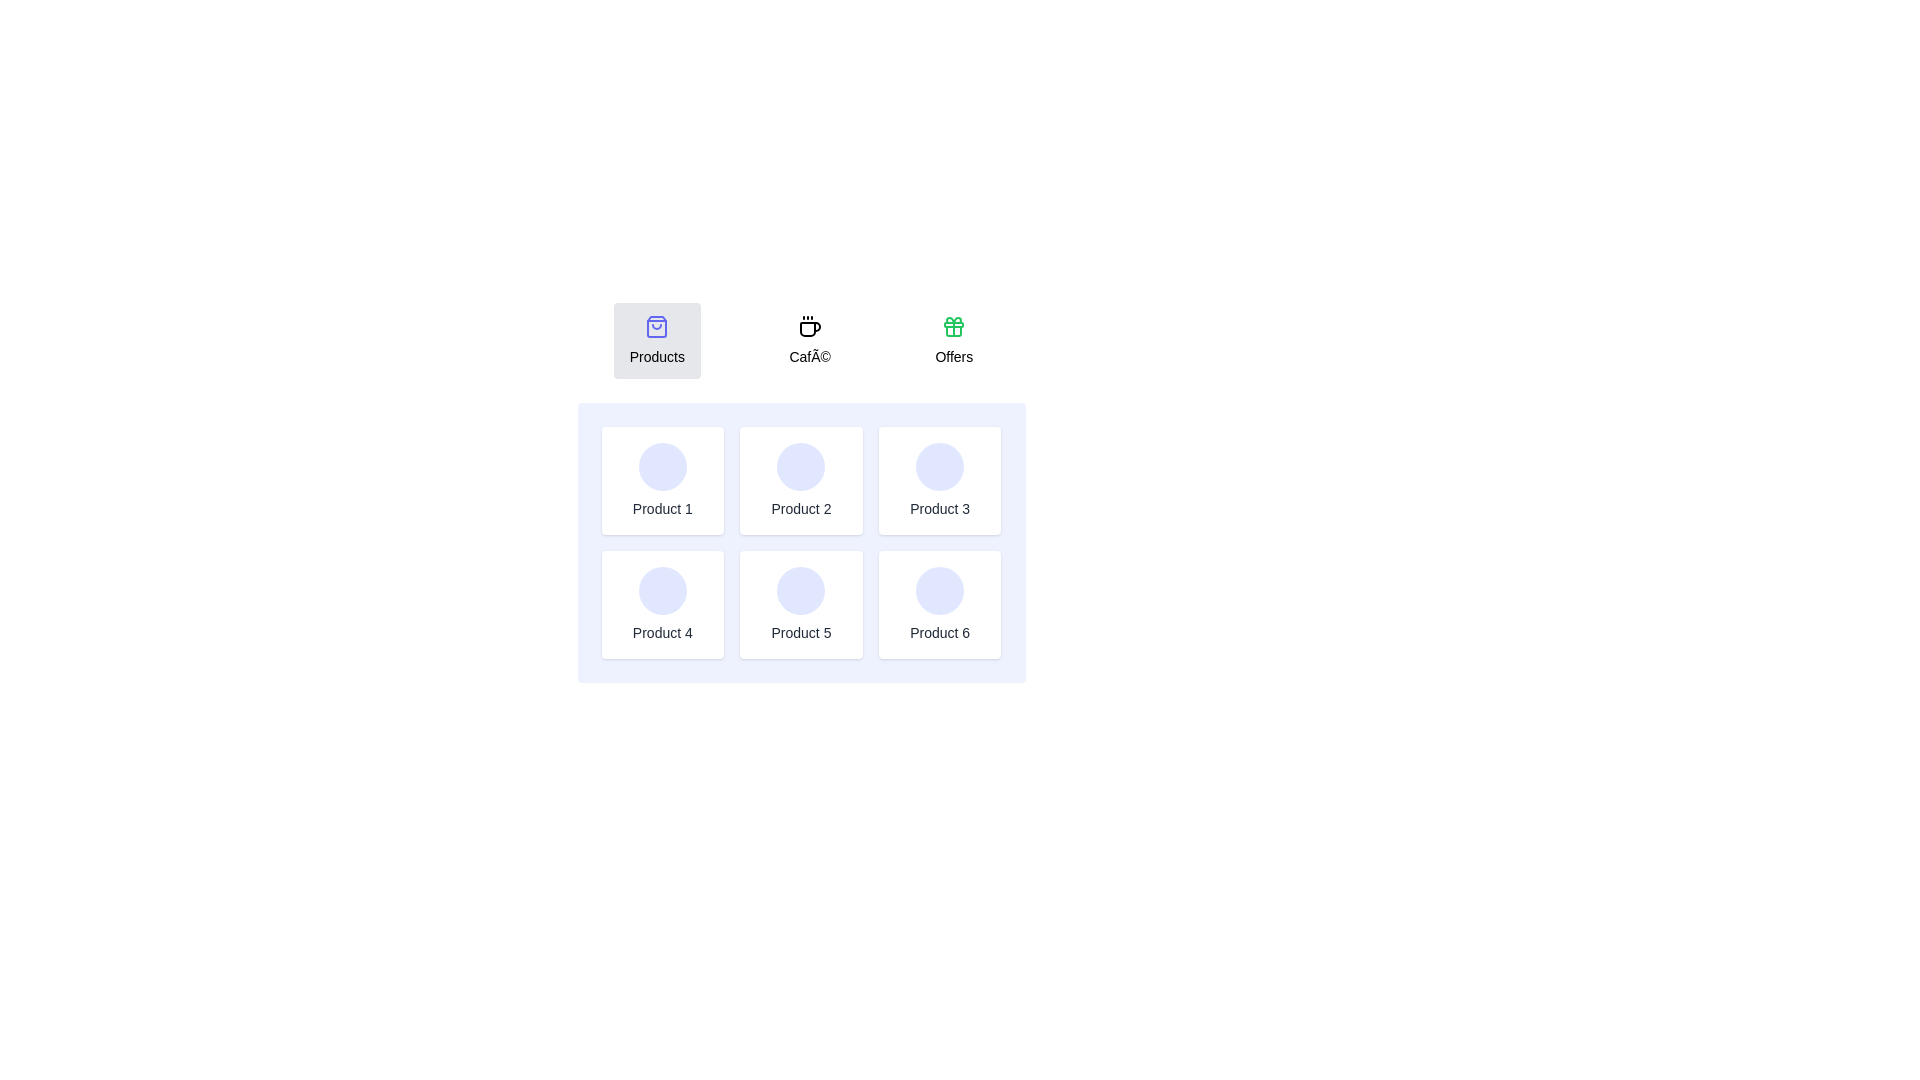  I want to click on the tab labeled Café, so click(810, 339).